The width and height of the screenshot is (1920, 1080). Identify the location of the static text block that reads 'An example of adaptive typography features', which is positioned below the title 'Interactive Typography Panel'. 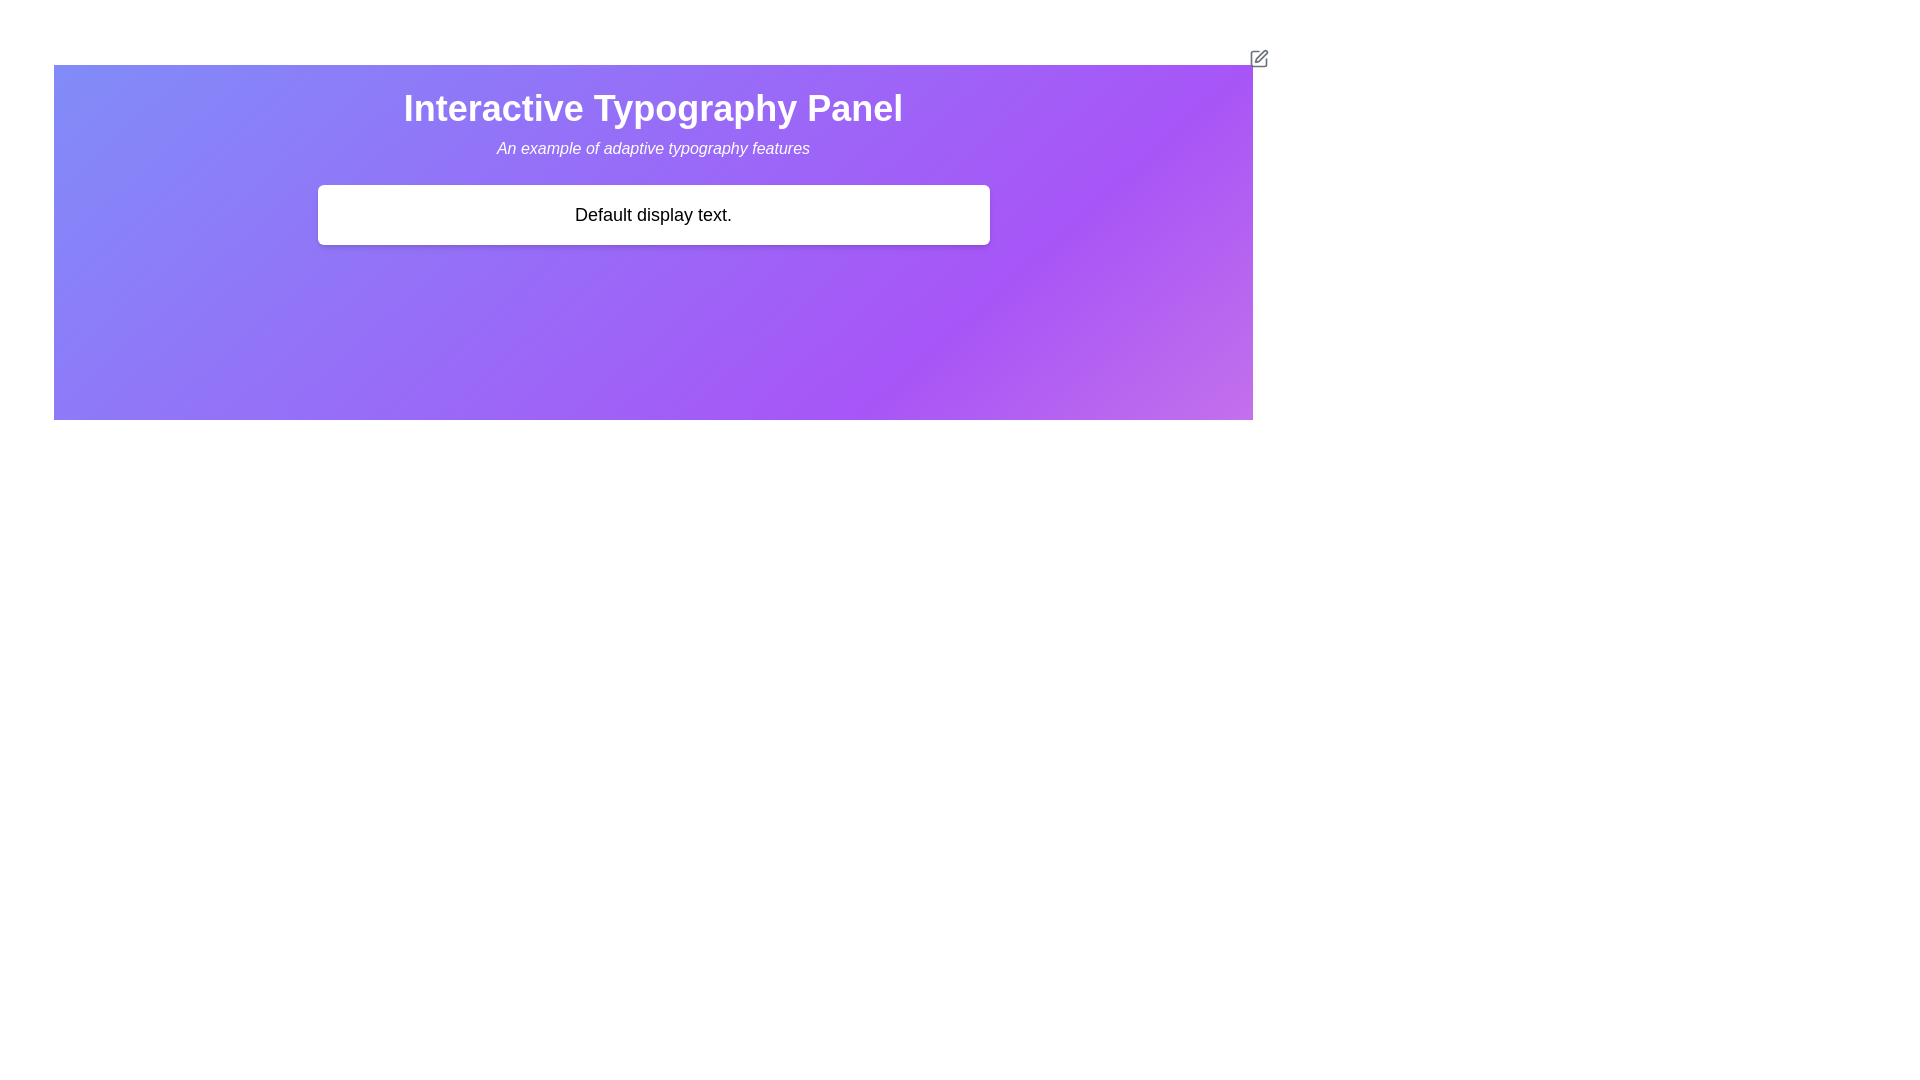
(653, 148).